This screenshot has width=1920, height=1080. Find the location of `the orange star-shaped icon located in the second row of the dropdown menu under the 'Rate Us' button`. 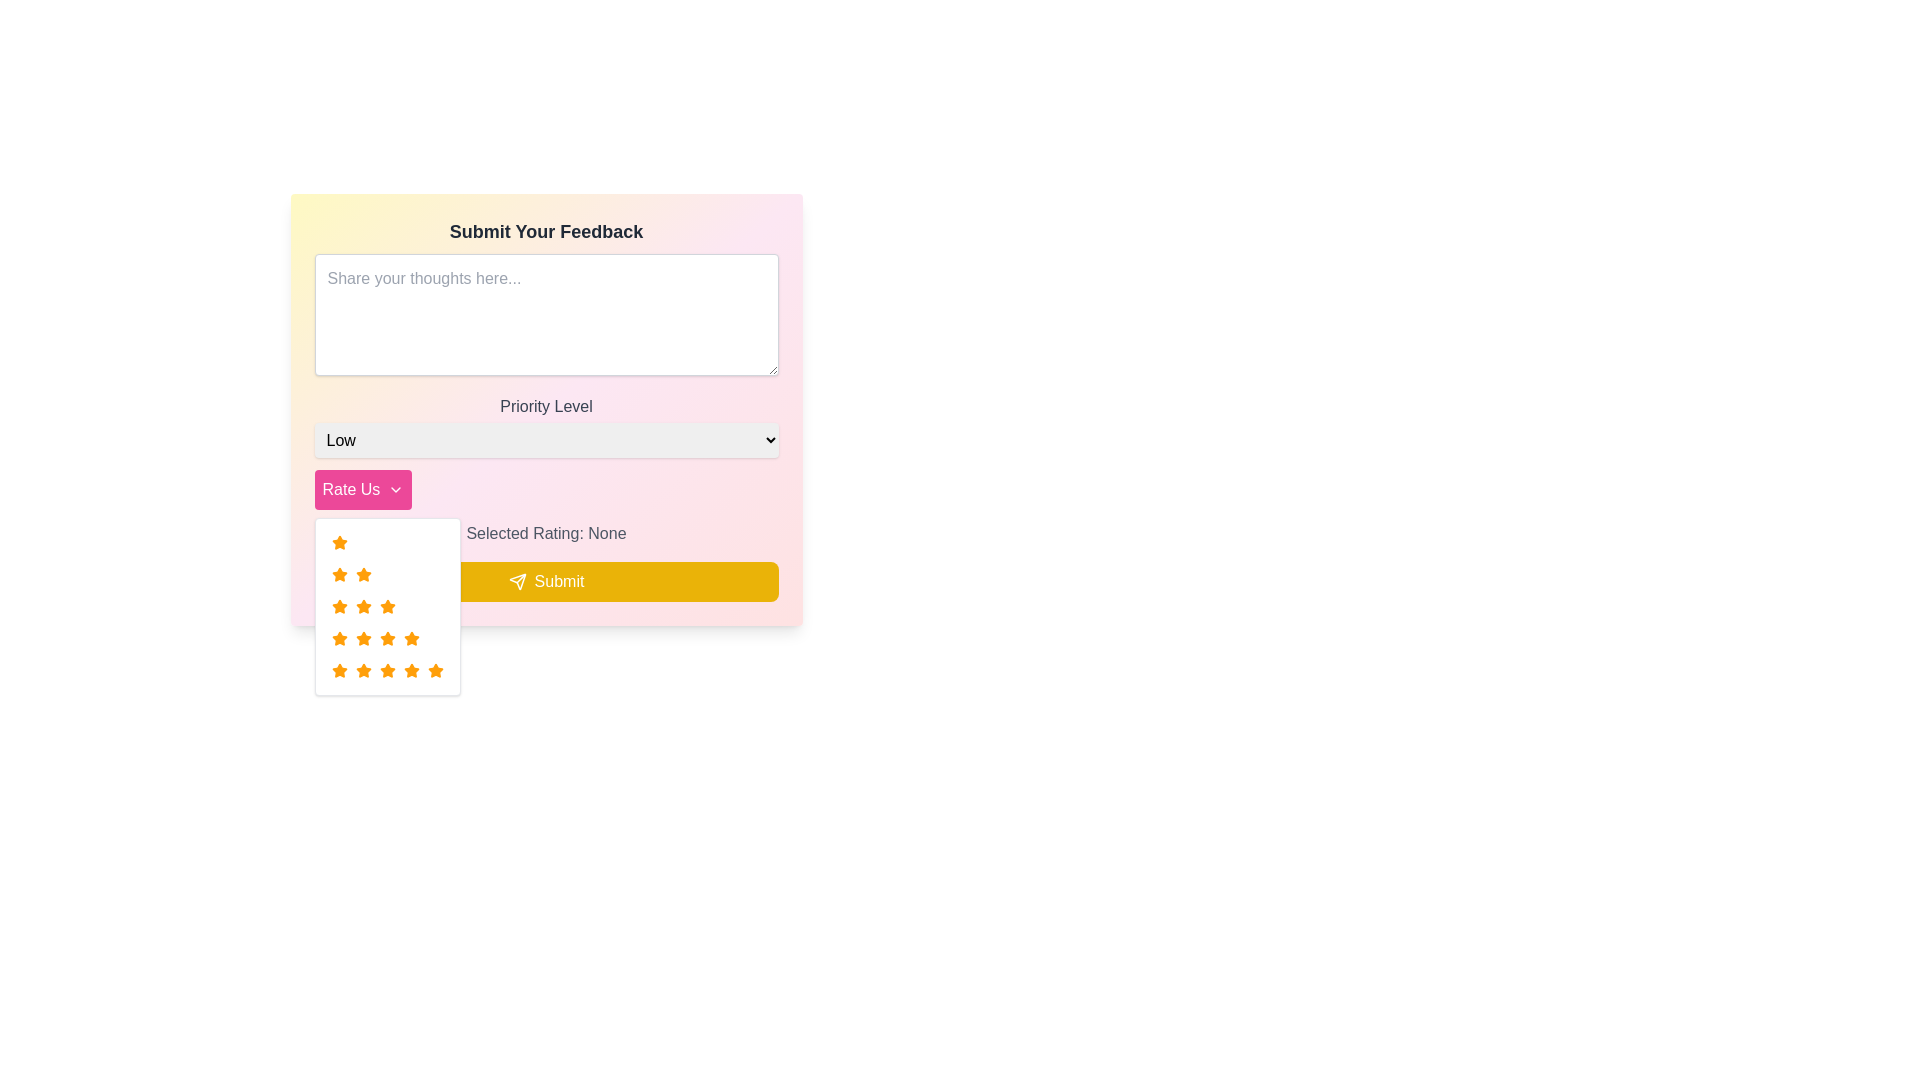

the orange star-shaped icon located in the second row of the dropdown menu under the 'Rate Us' button is located at coordinates (339, 605).